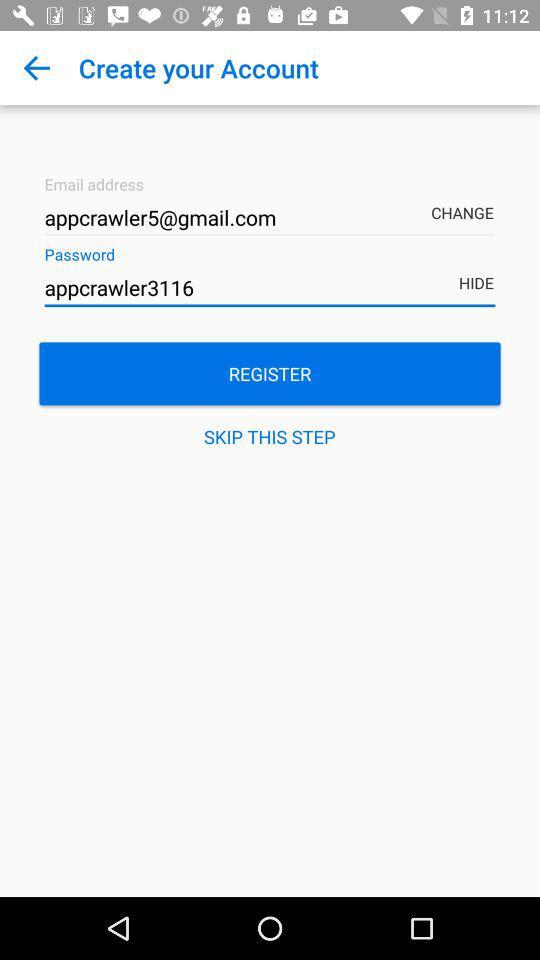  What do you see at coordinates (36, 68) in the screenshot?
I see `the icon at the top left corner` at bounding box center [36, 68].